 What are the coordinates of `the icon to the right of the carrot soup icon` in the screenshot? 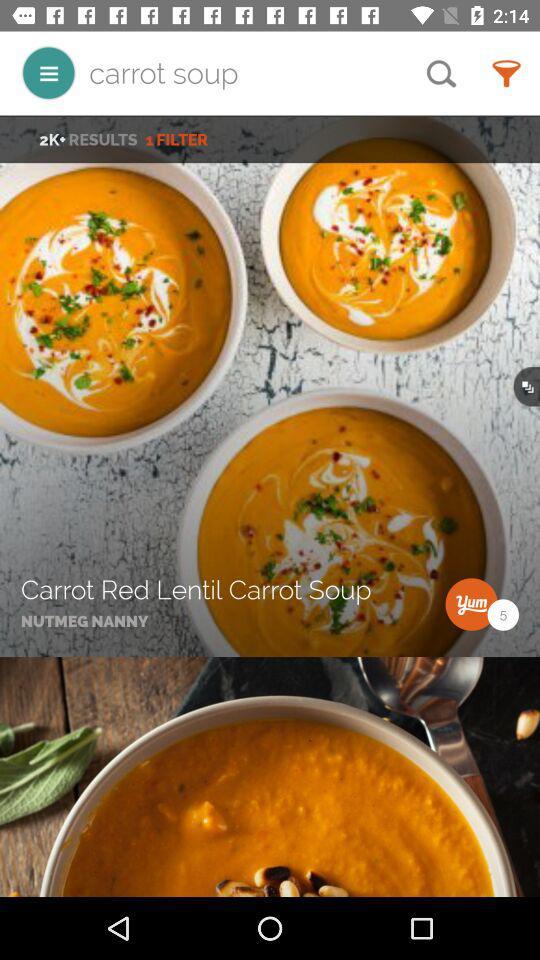 It's located at (441, 73).